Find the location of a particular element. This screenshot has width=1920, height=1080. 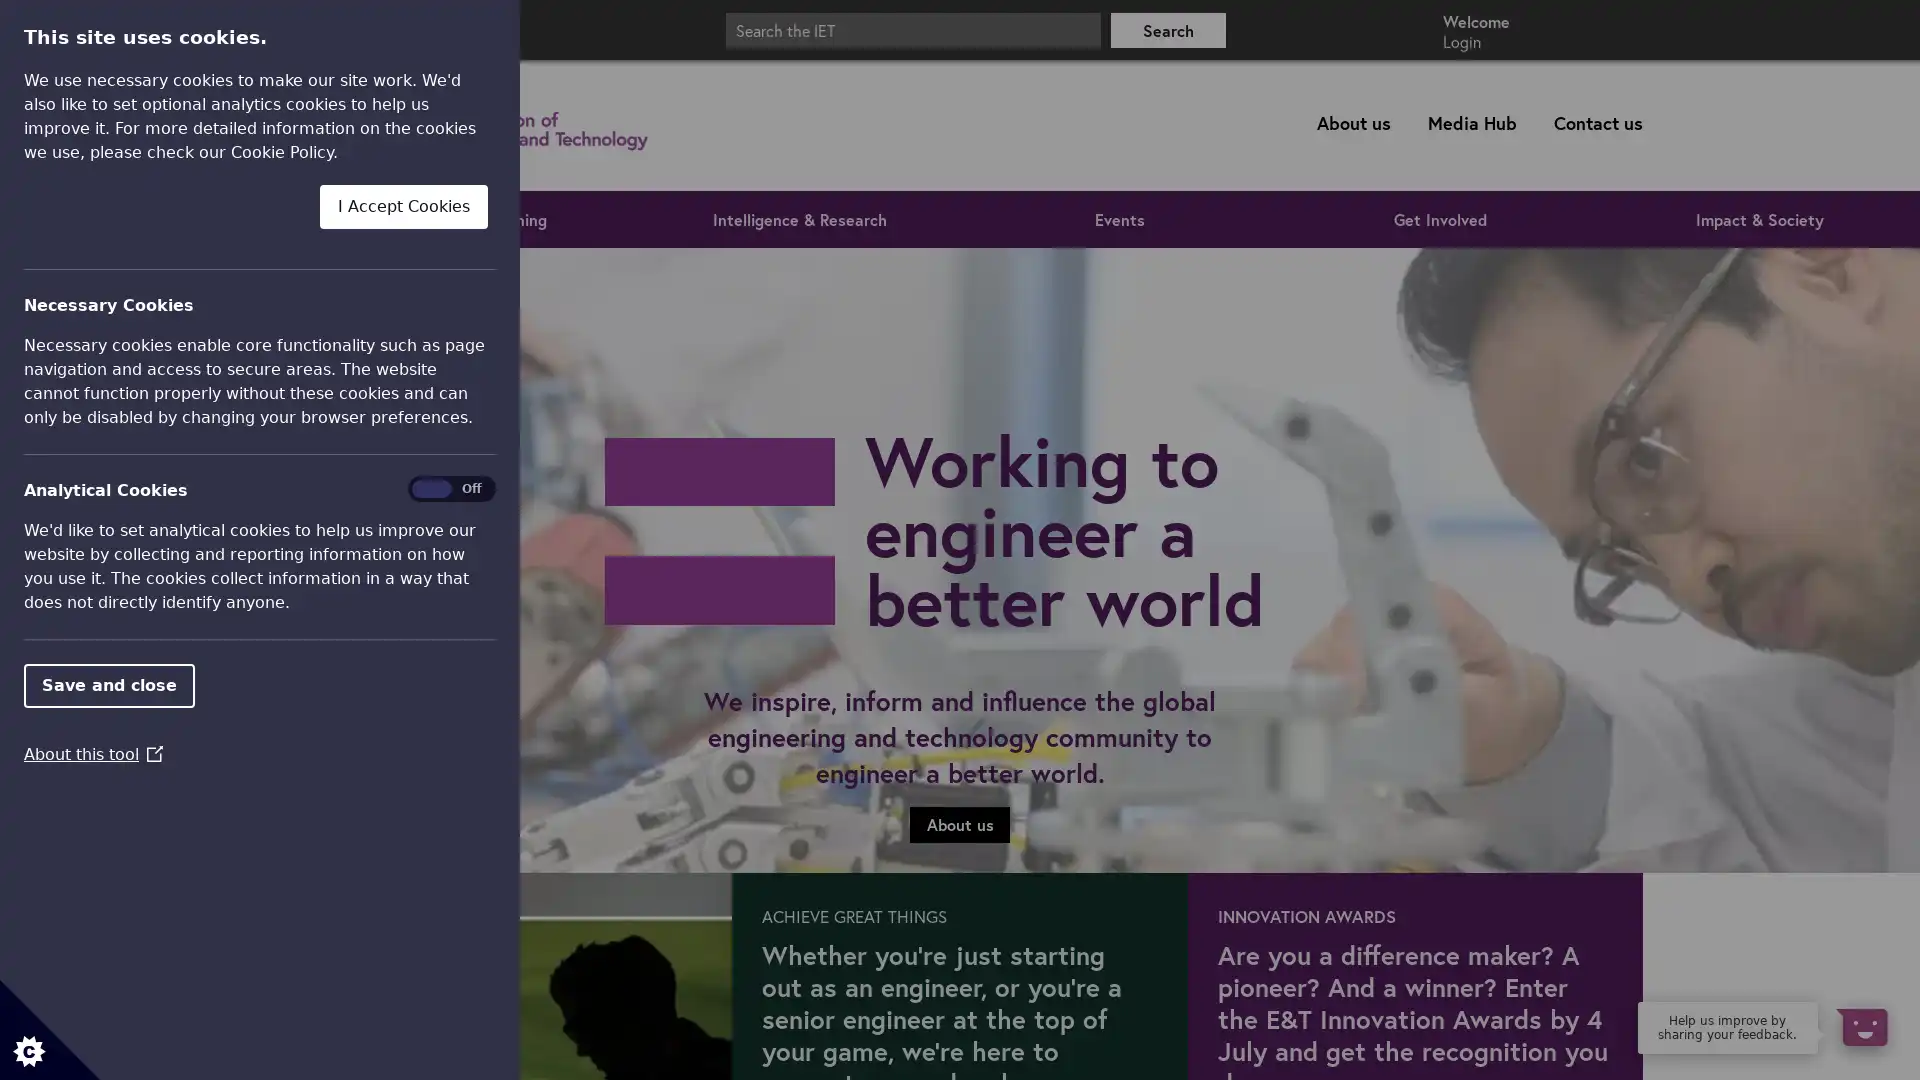

Dismiss Message is located at coordinates (1815, 1003).